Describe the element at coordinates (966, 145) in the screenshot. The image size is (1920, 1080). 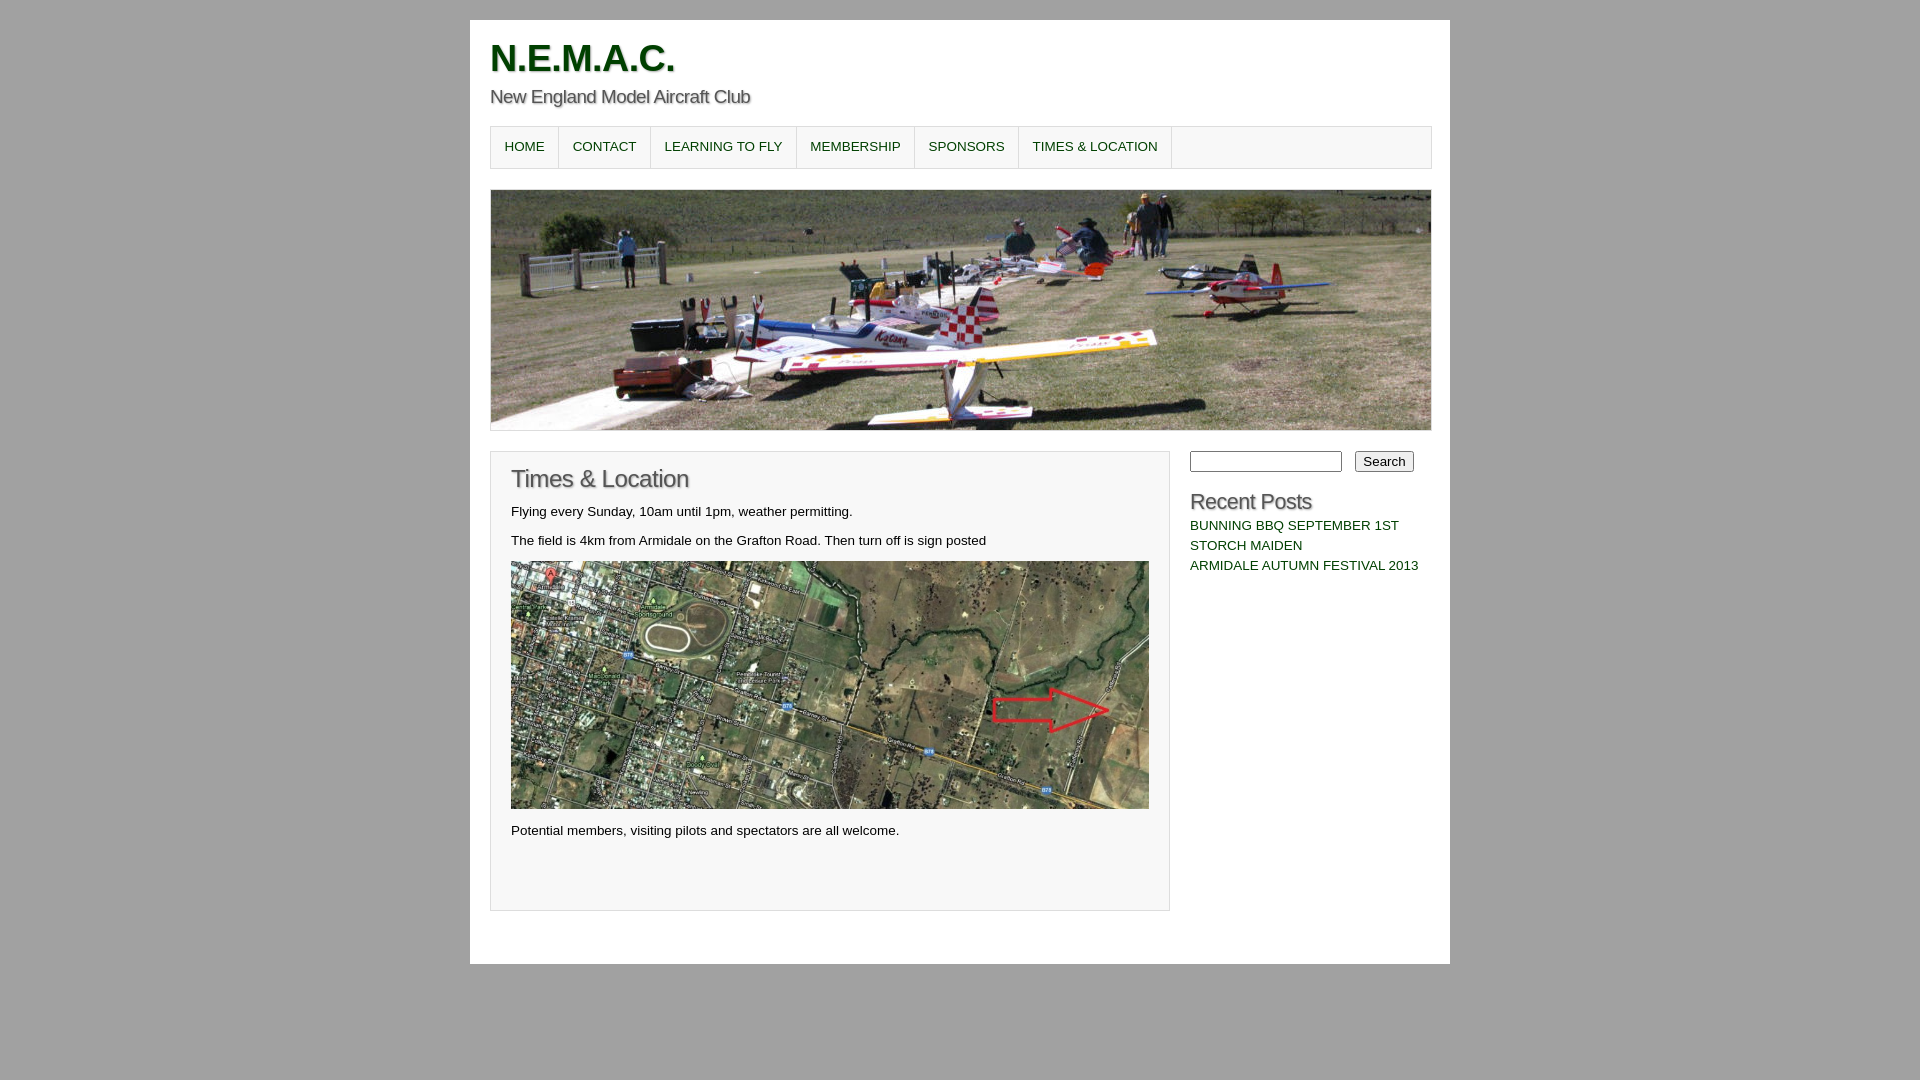
I see `'SPONSORS'` at that location.